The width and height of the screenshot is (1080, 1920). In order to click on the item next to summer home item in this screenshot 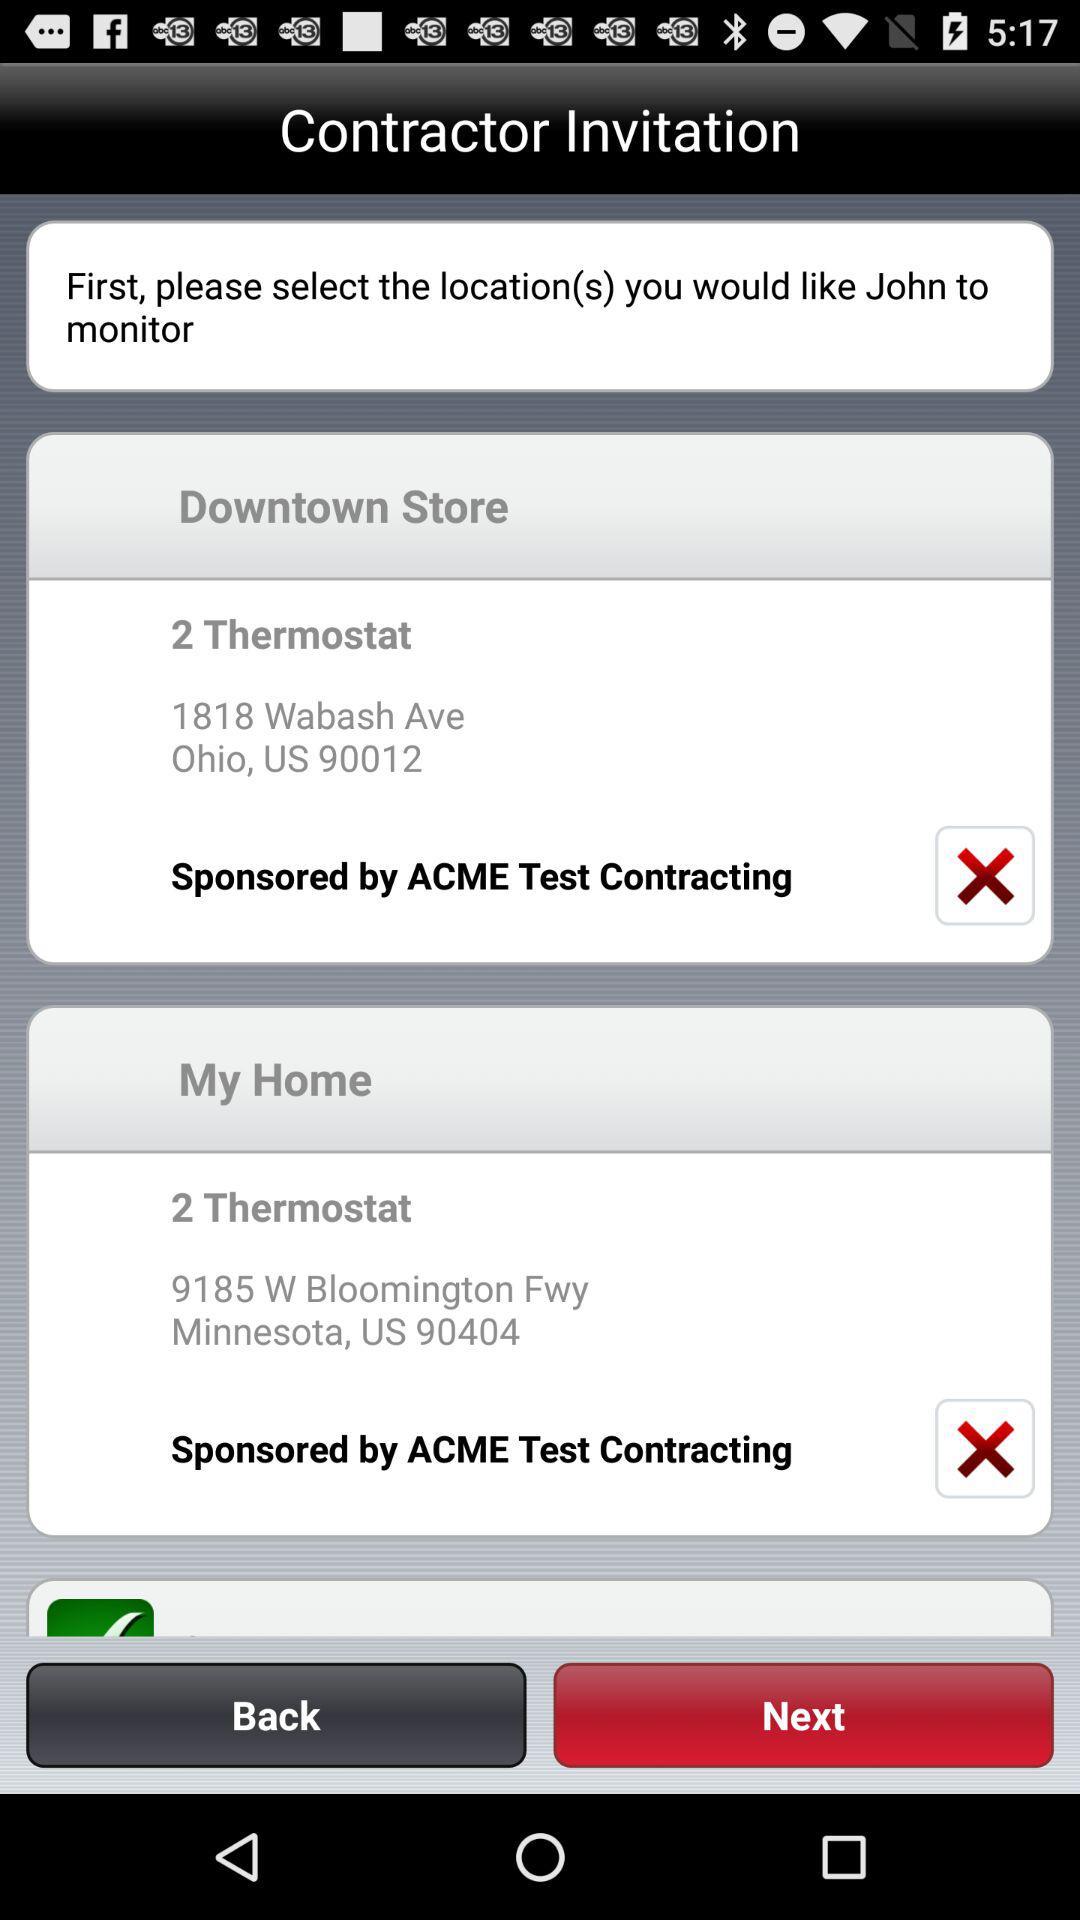, I will do `click(112, 1617)`.